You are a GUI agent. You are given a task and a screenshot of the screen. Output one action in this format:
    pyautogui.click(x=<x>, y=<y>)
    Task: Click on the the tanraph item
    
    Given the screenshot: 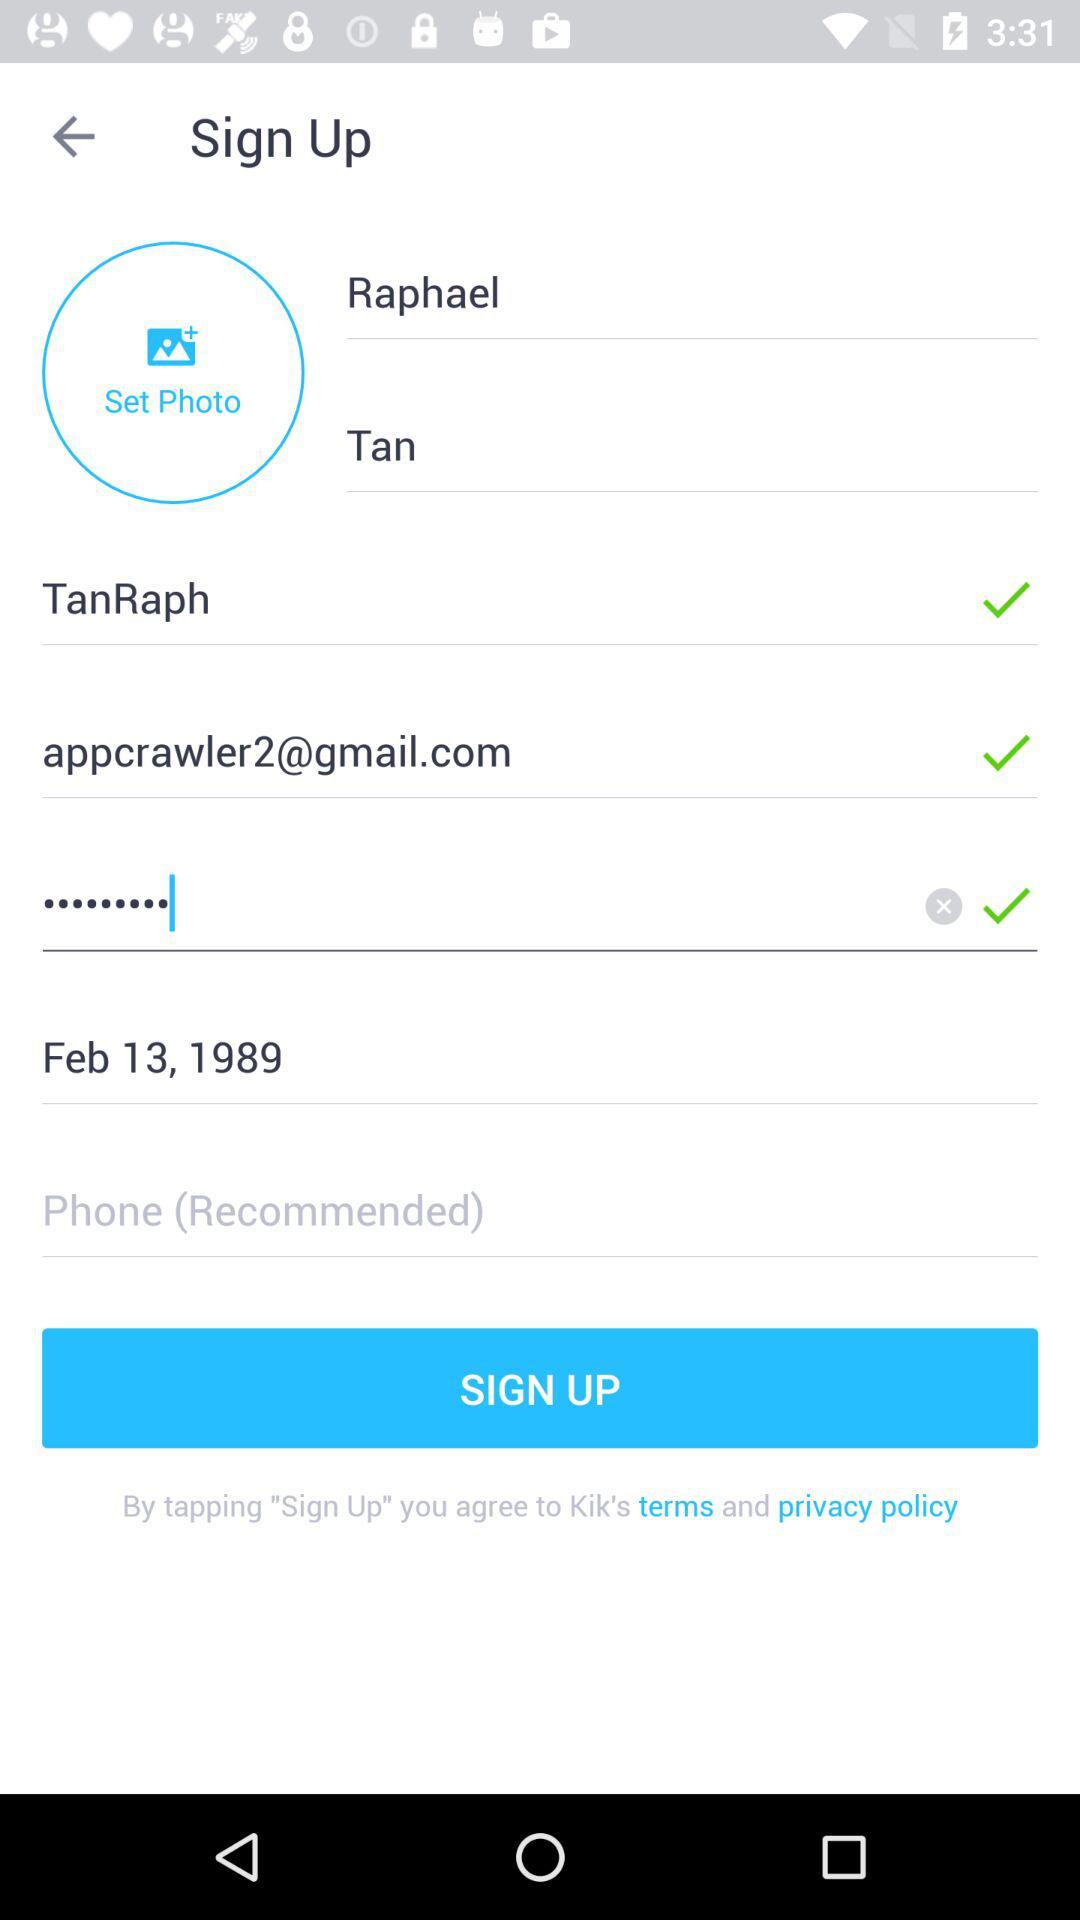 What is the action you would take?
    pyautogui.click(x=477, y=595)
    